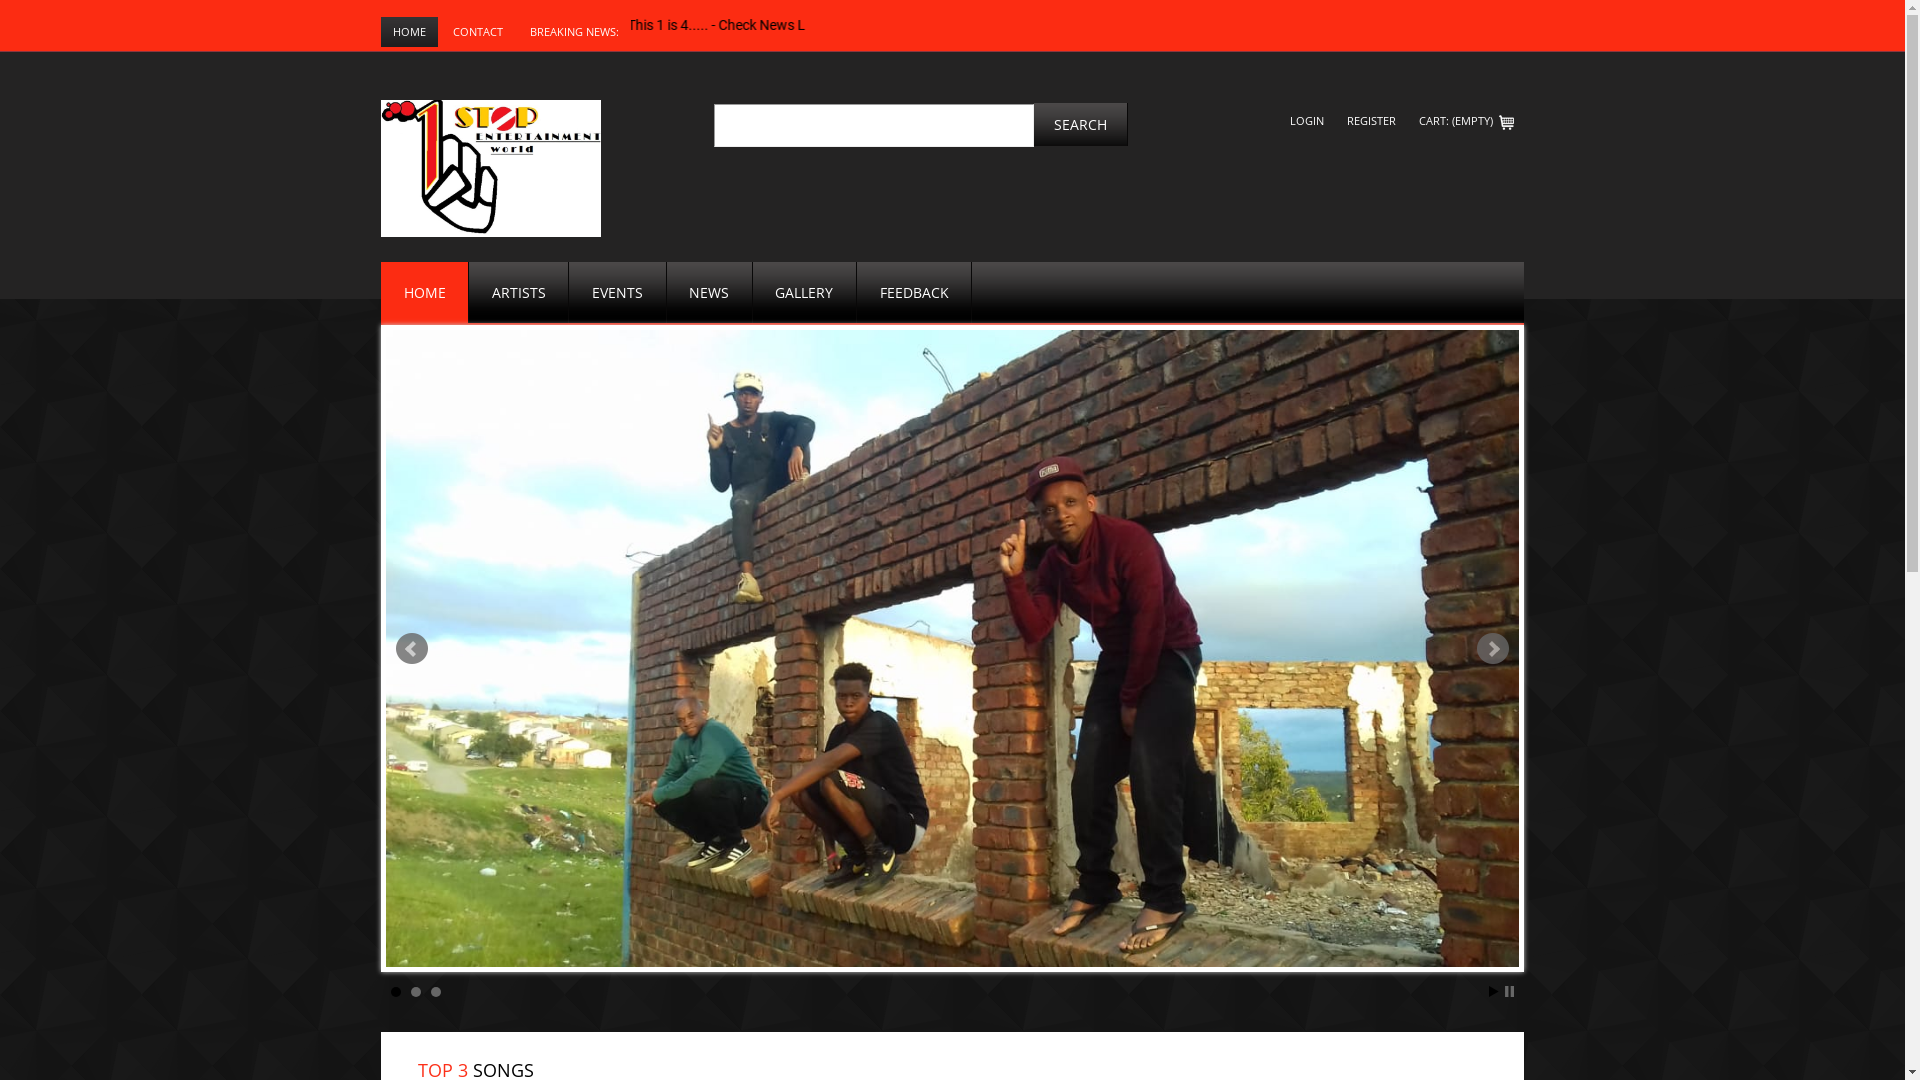 This screenshot has height=1080, width=1920. Describe the element at coordinates (1506, 122) in the screenshot. I see `'cart'` at that location.